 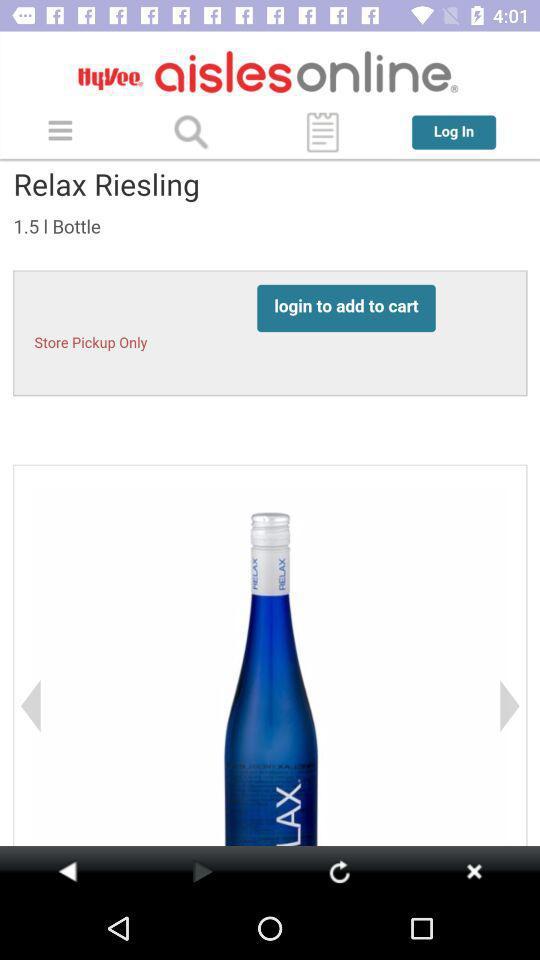 I want to click on go next, so click(x=202, y=870).